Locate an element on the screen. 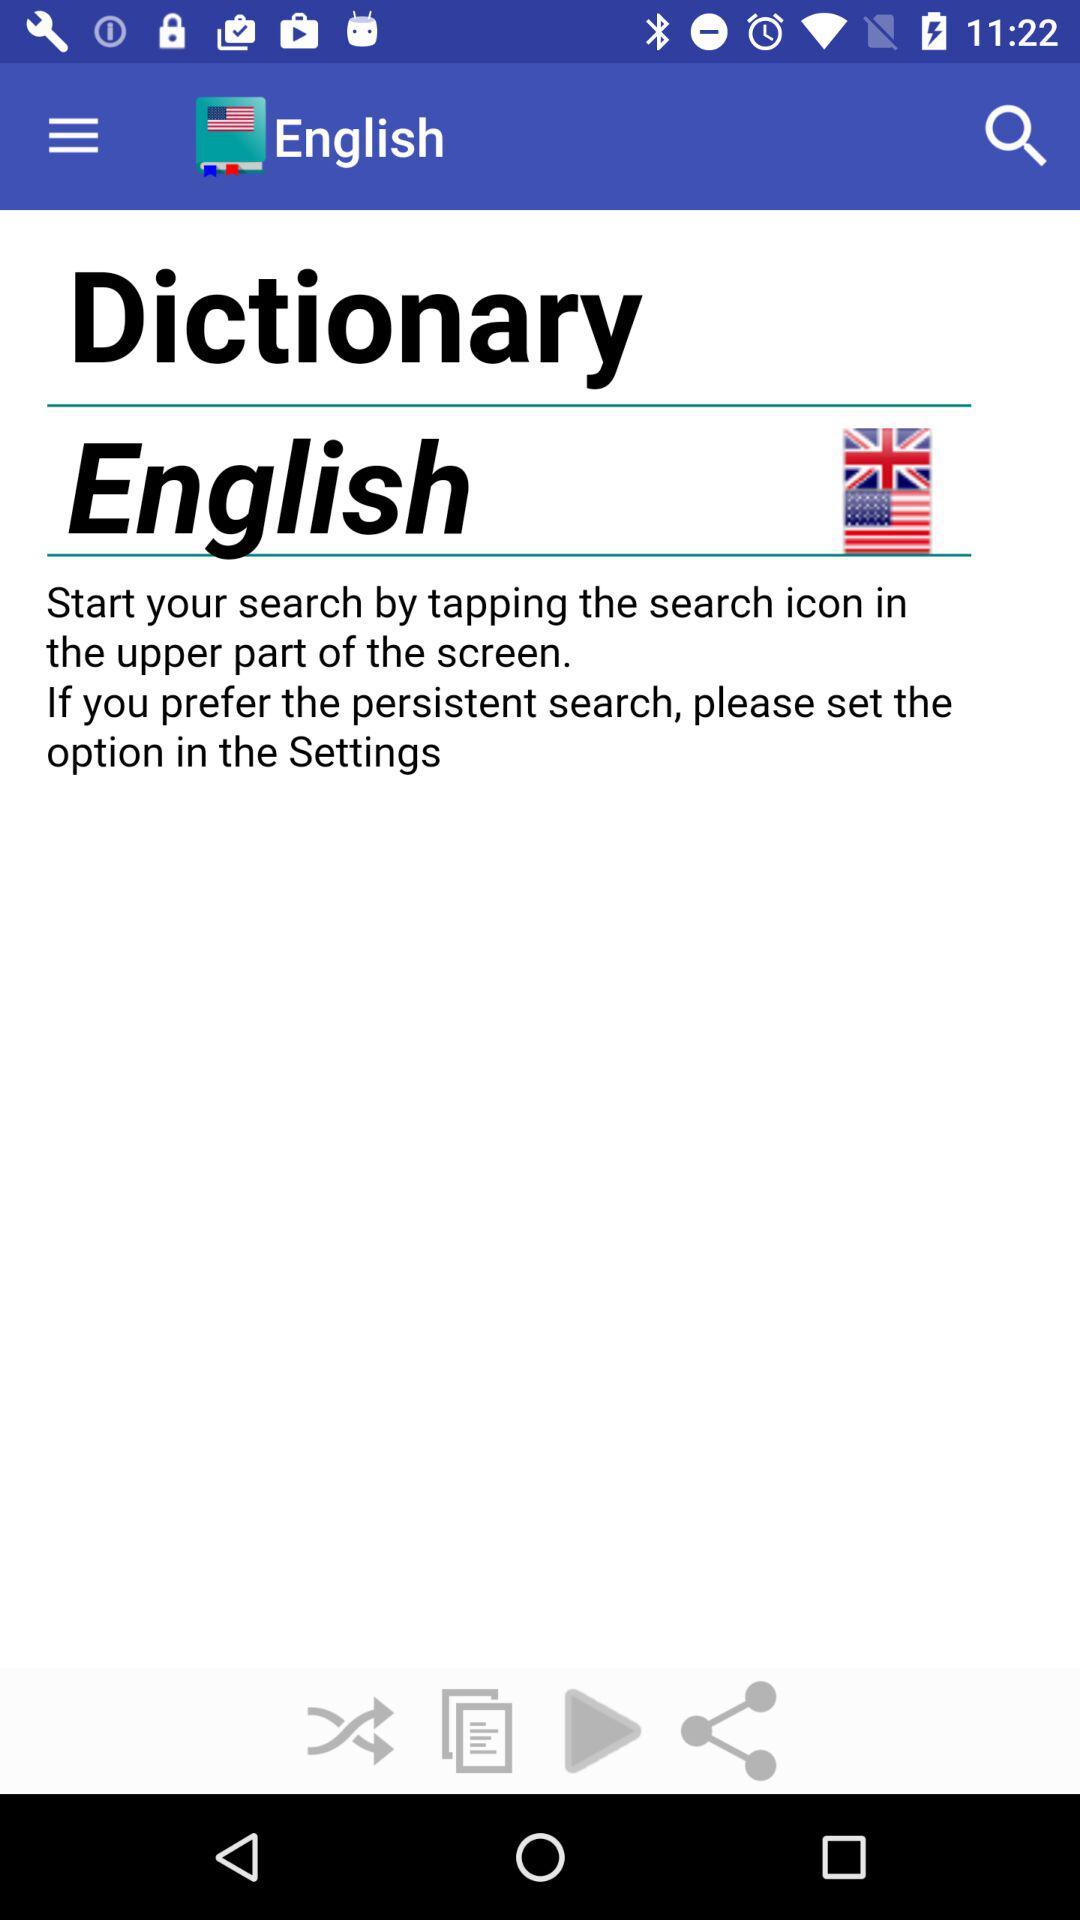  the share icon is located at coordinates (729, 1730).